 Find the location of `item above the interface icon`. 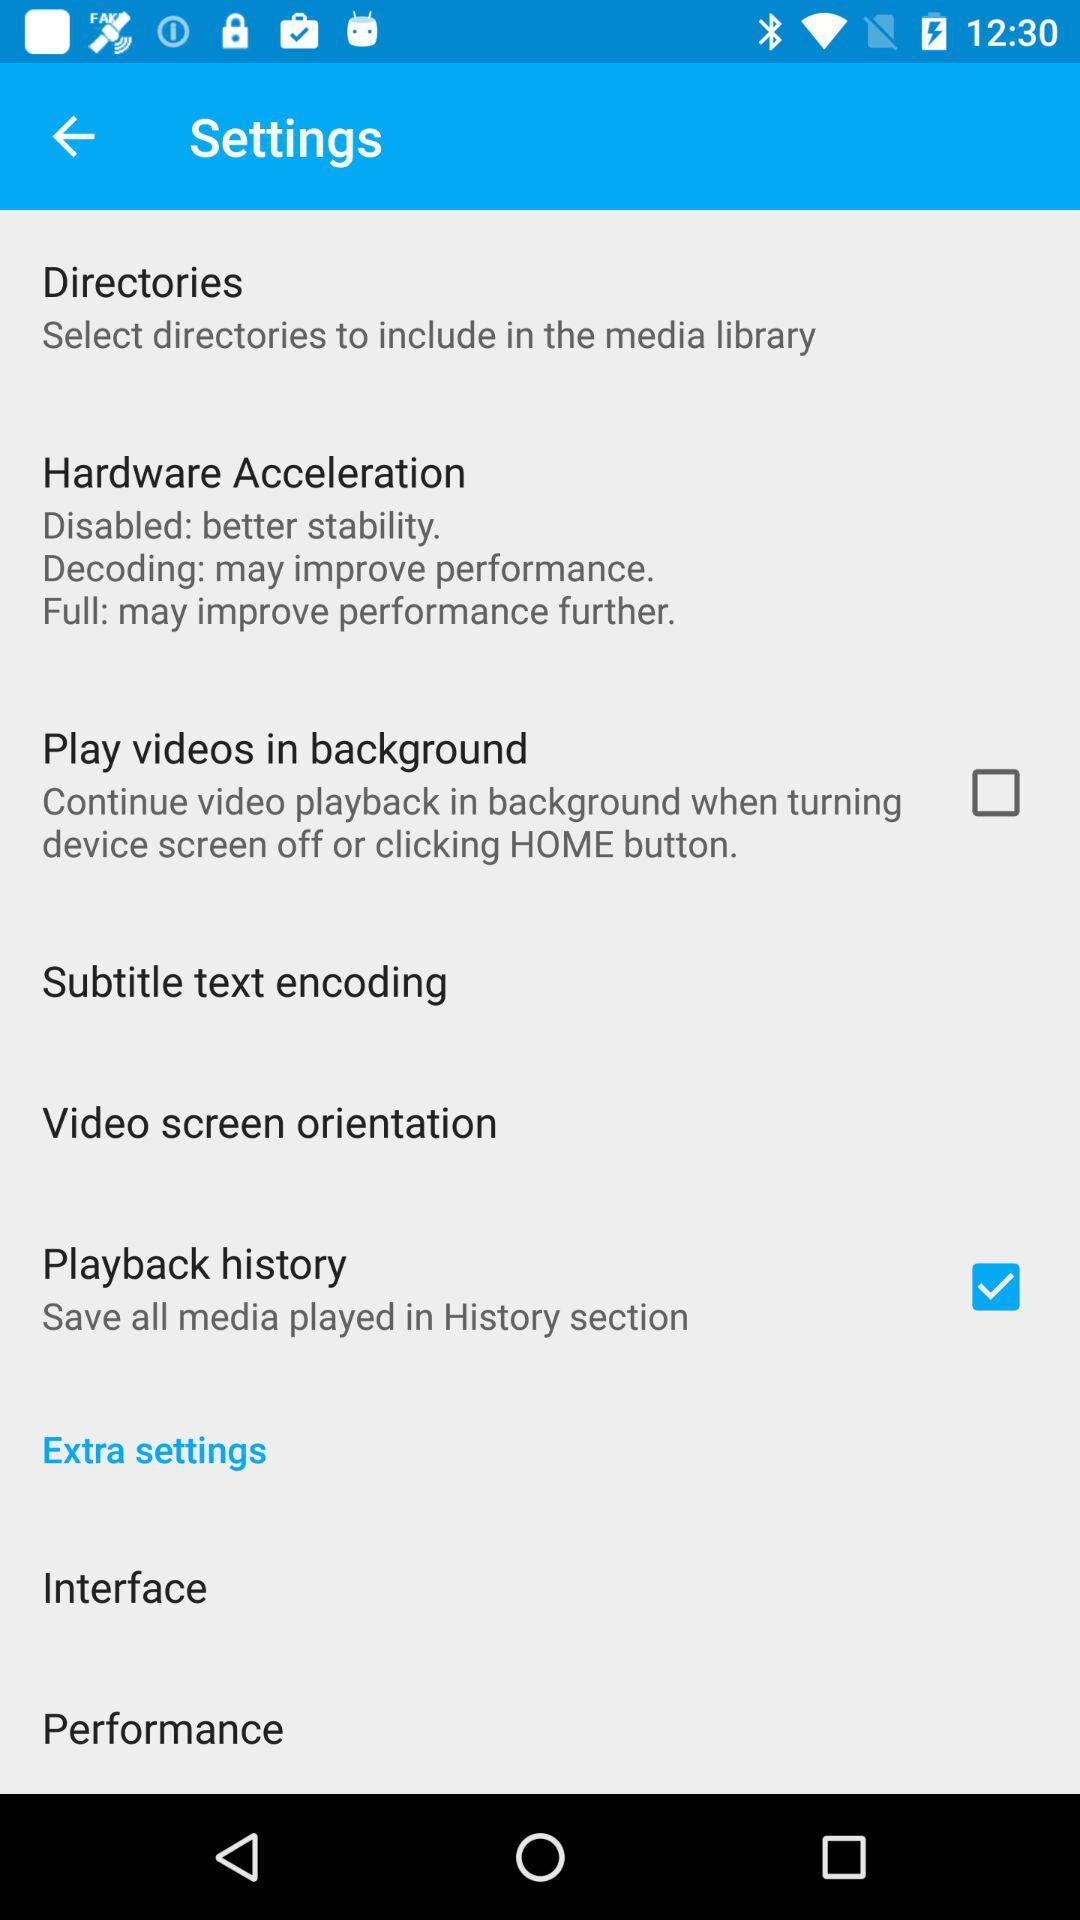

item above the interface icon is located at coordinates (540, 1427).